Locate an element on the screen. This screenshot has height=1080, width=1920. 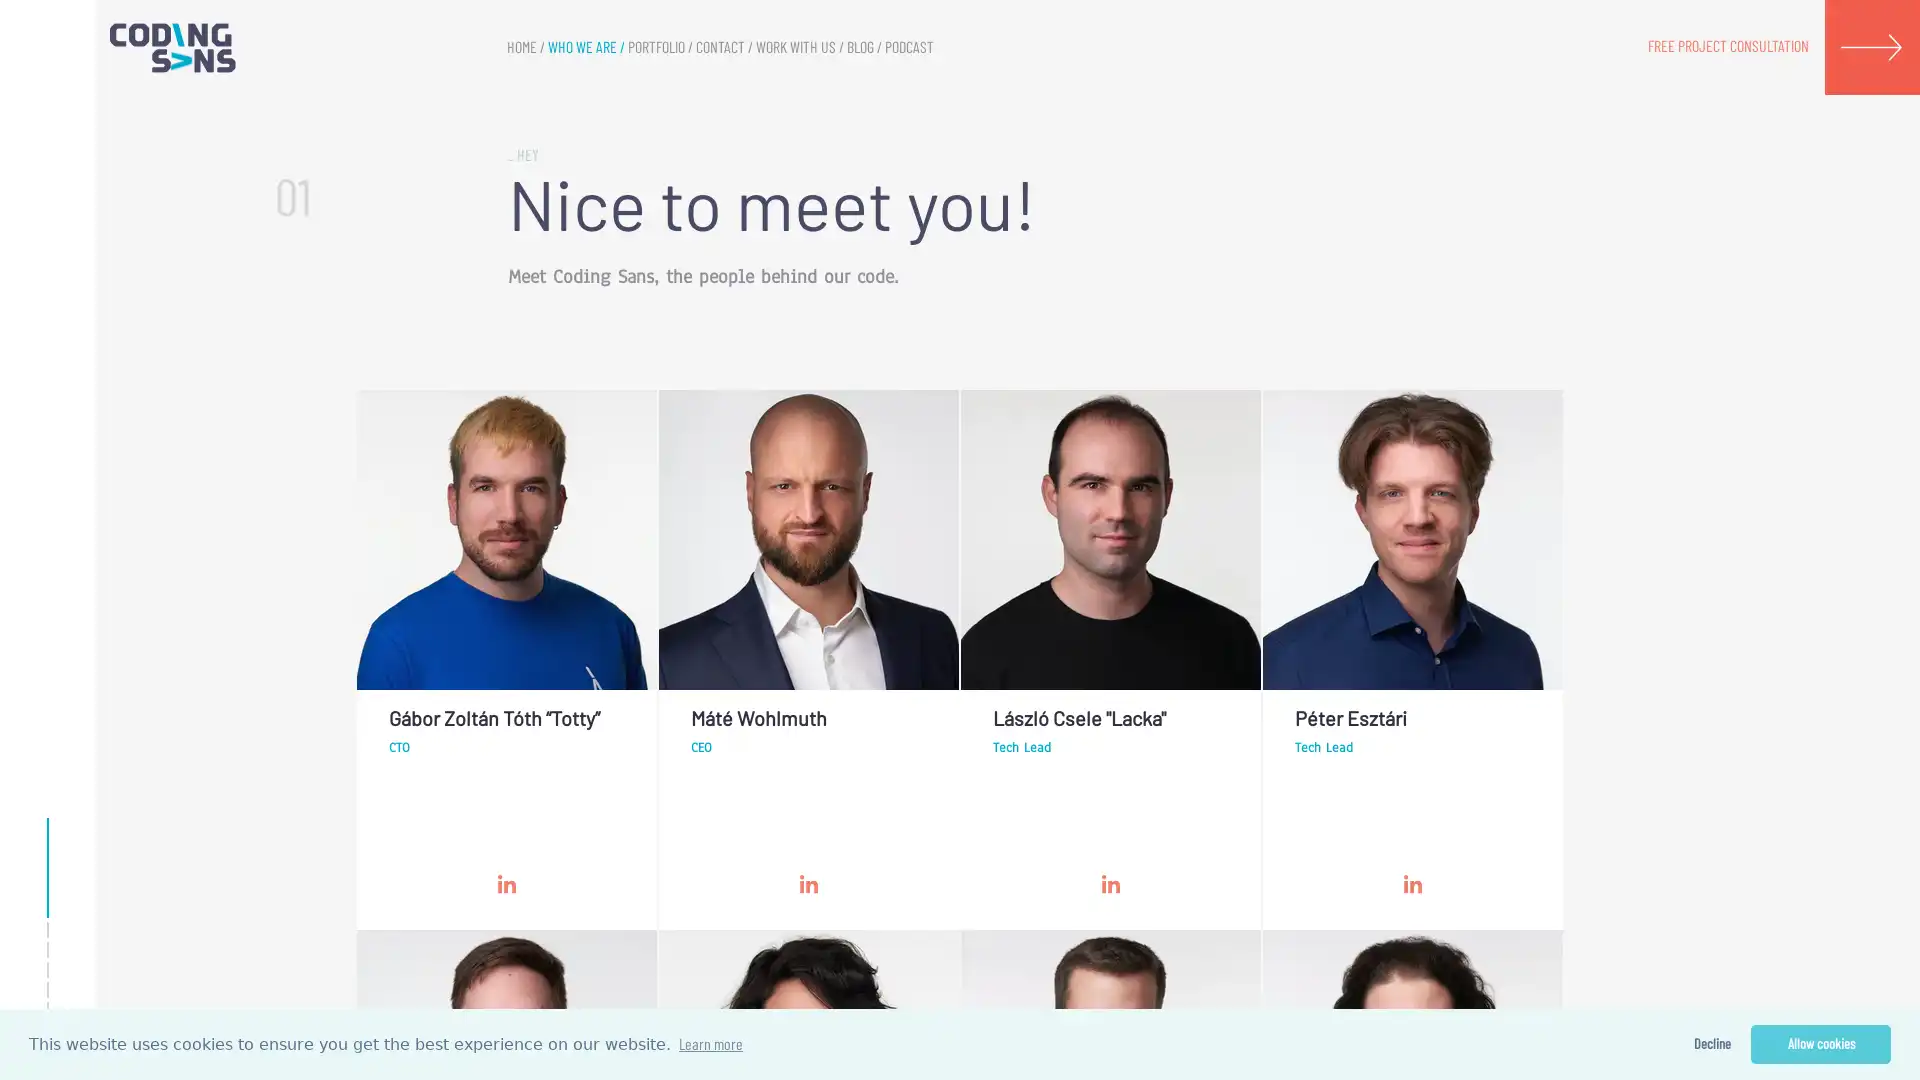
deny cookies is located at coordinates (1710, 1043).